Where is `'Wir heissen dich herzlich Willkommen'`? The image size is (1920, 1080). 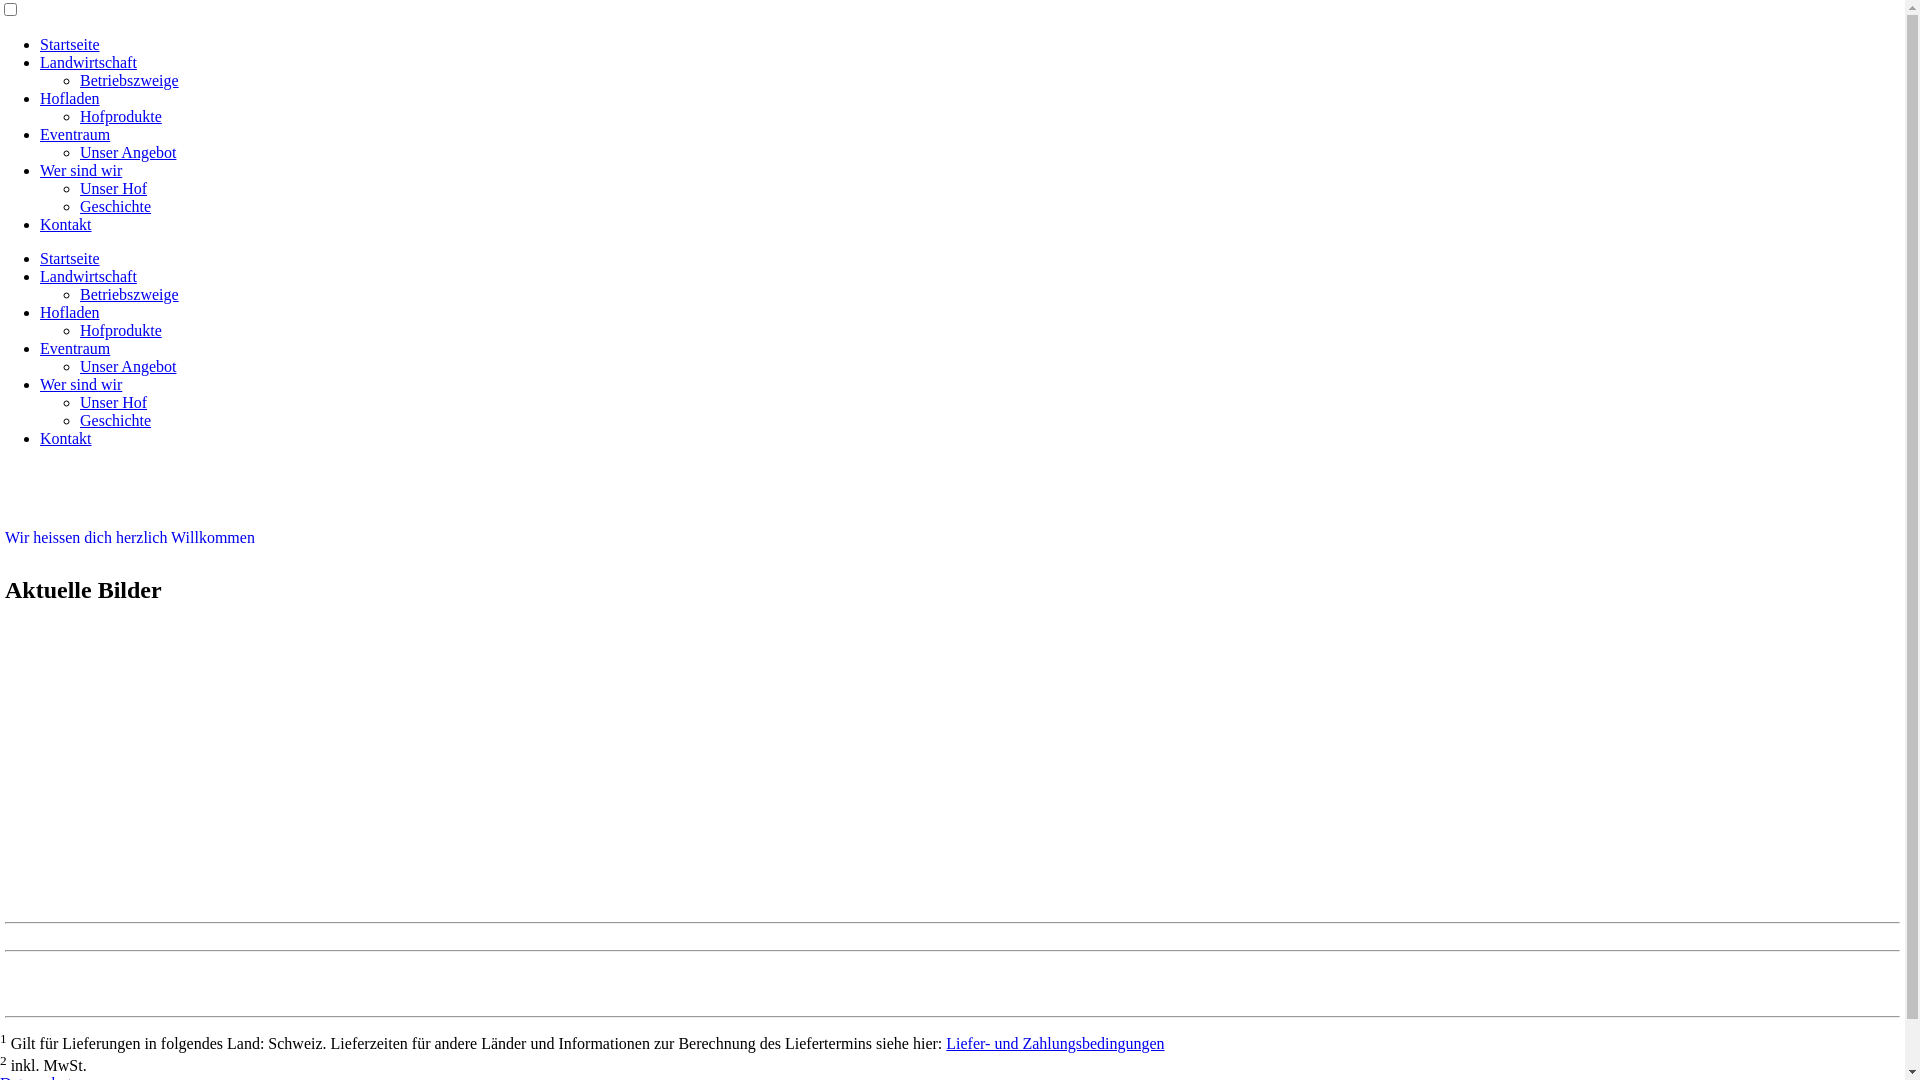 'Wir heissen dich herzlich Willkommen' is located at coordinates (128, 536).